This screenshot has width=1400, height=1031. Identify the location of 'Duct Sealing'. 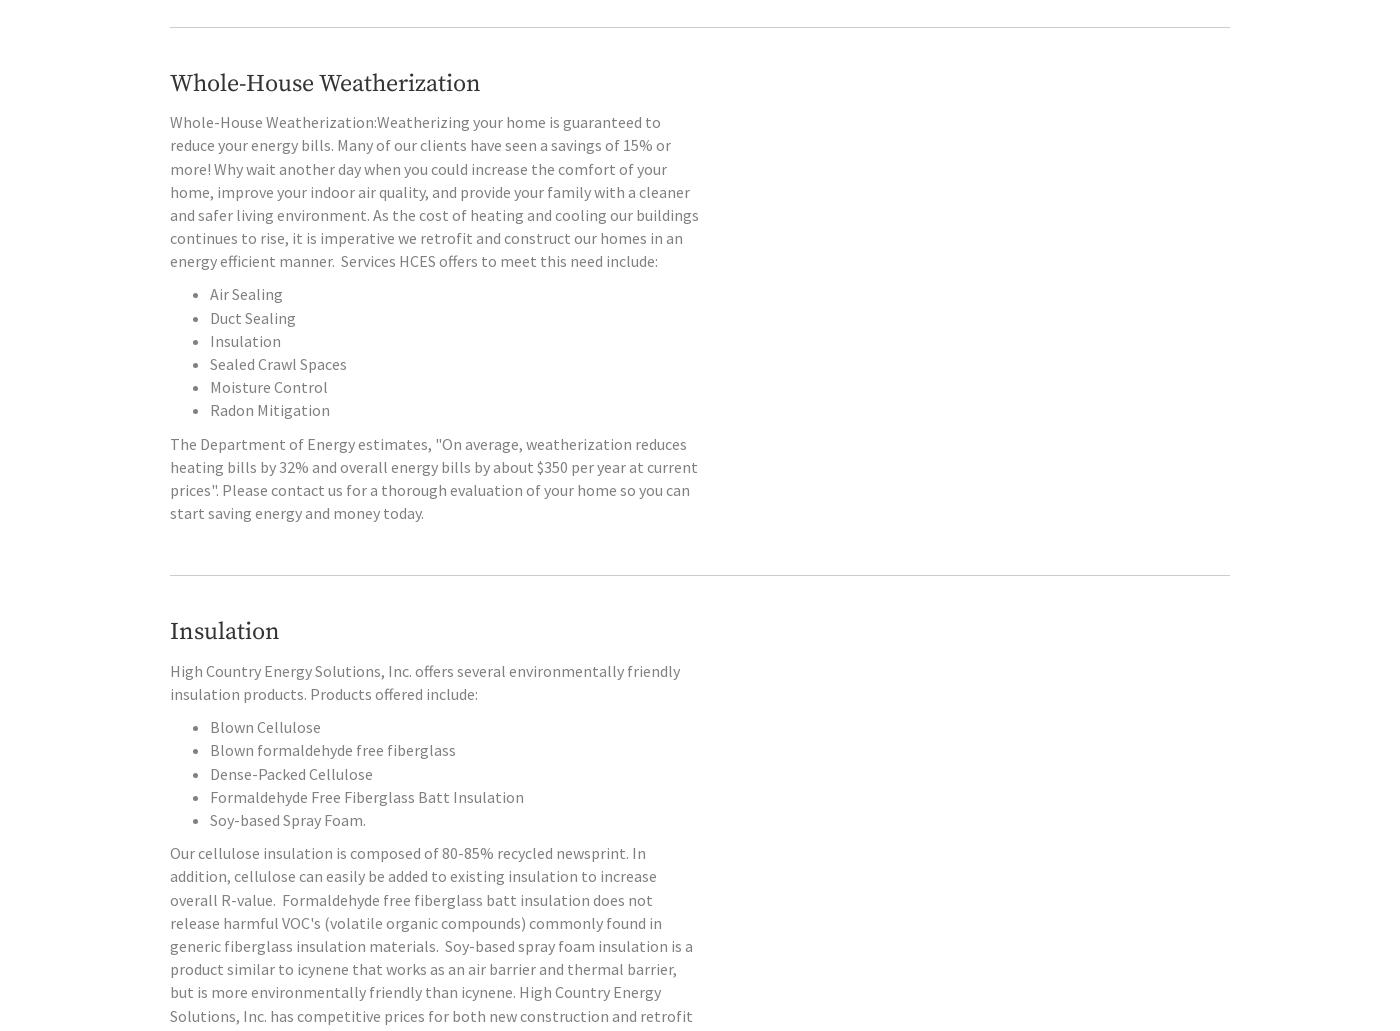
(252, 357).